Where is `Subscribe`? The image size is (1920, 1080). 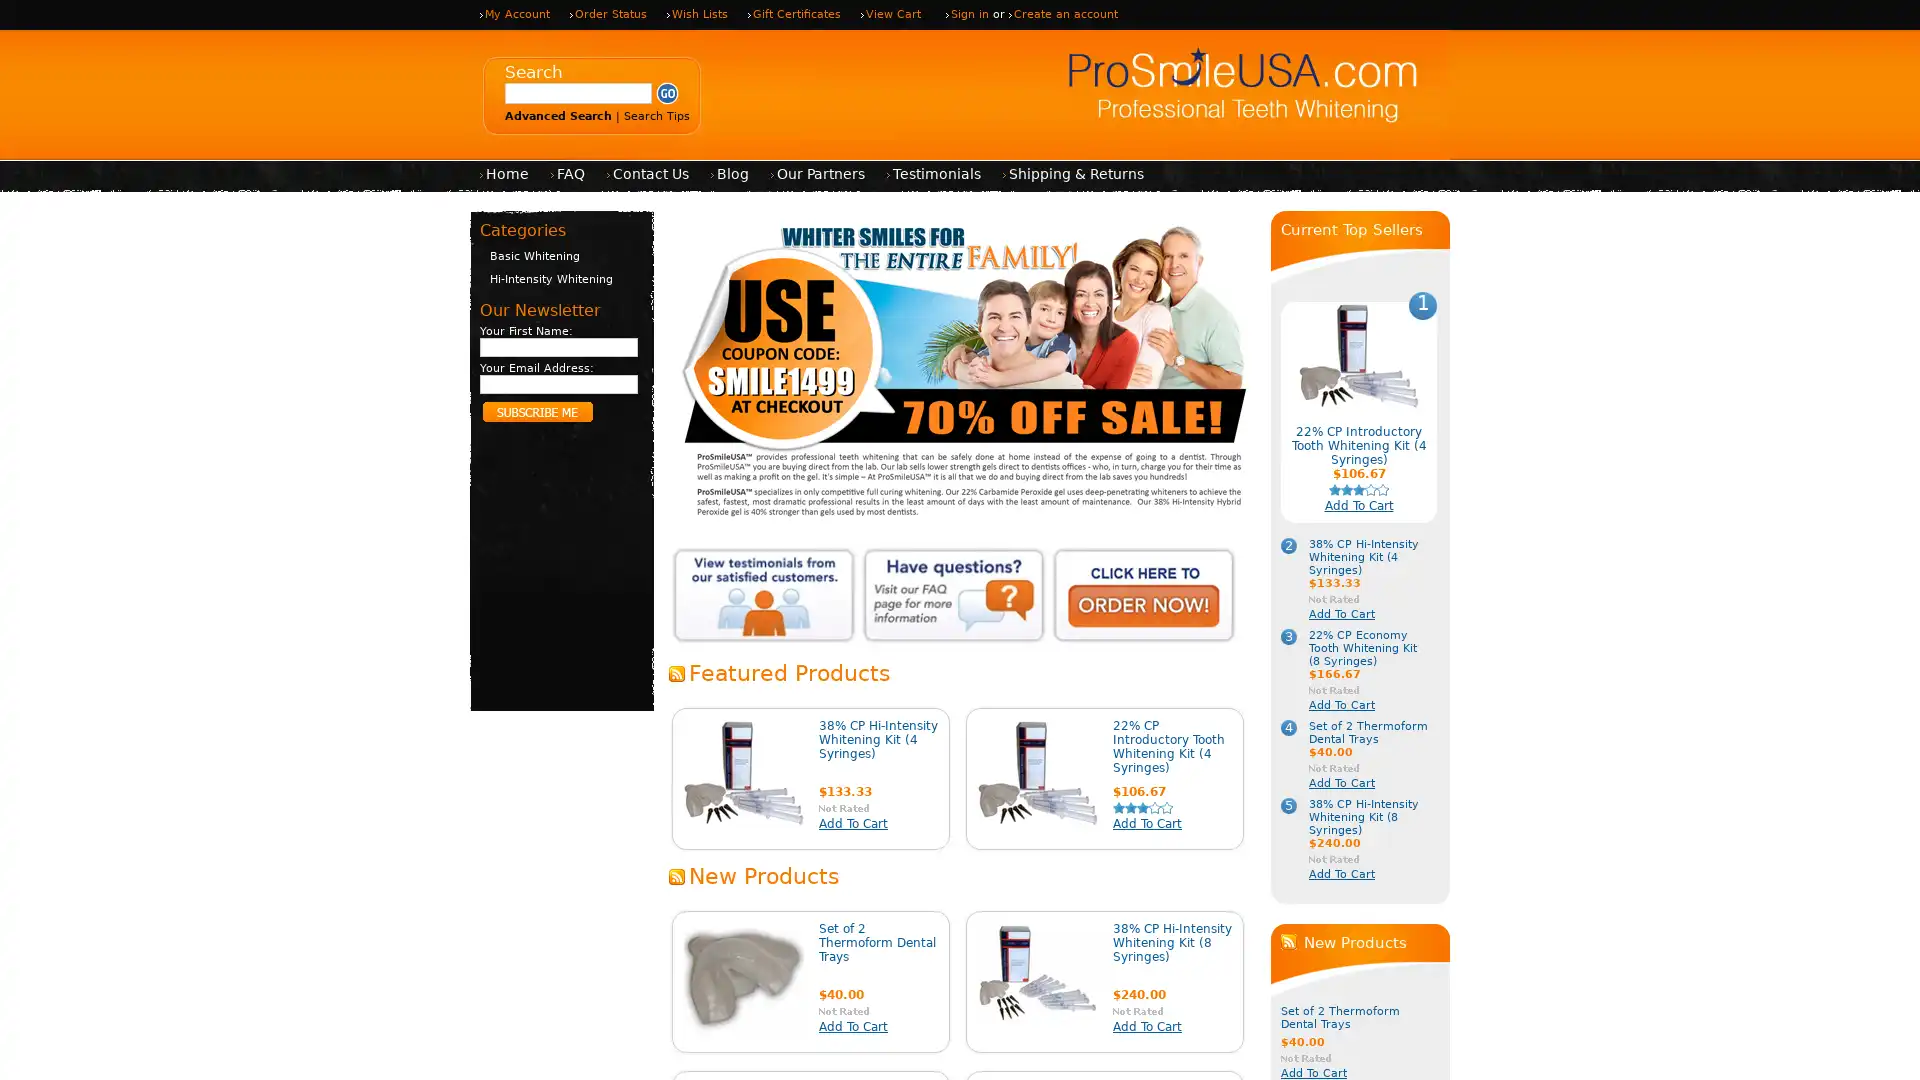 Subscribe is located at coordinates (537, 411).